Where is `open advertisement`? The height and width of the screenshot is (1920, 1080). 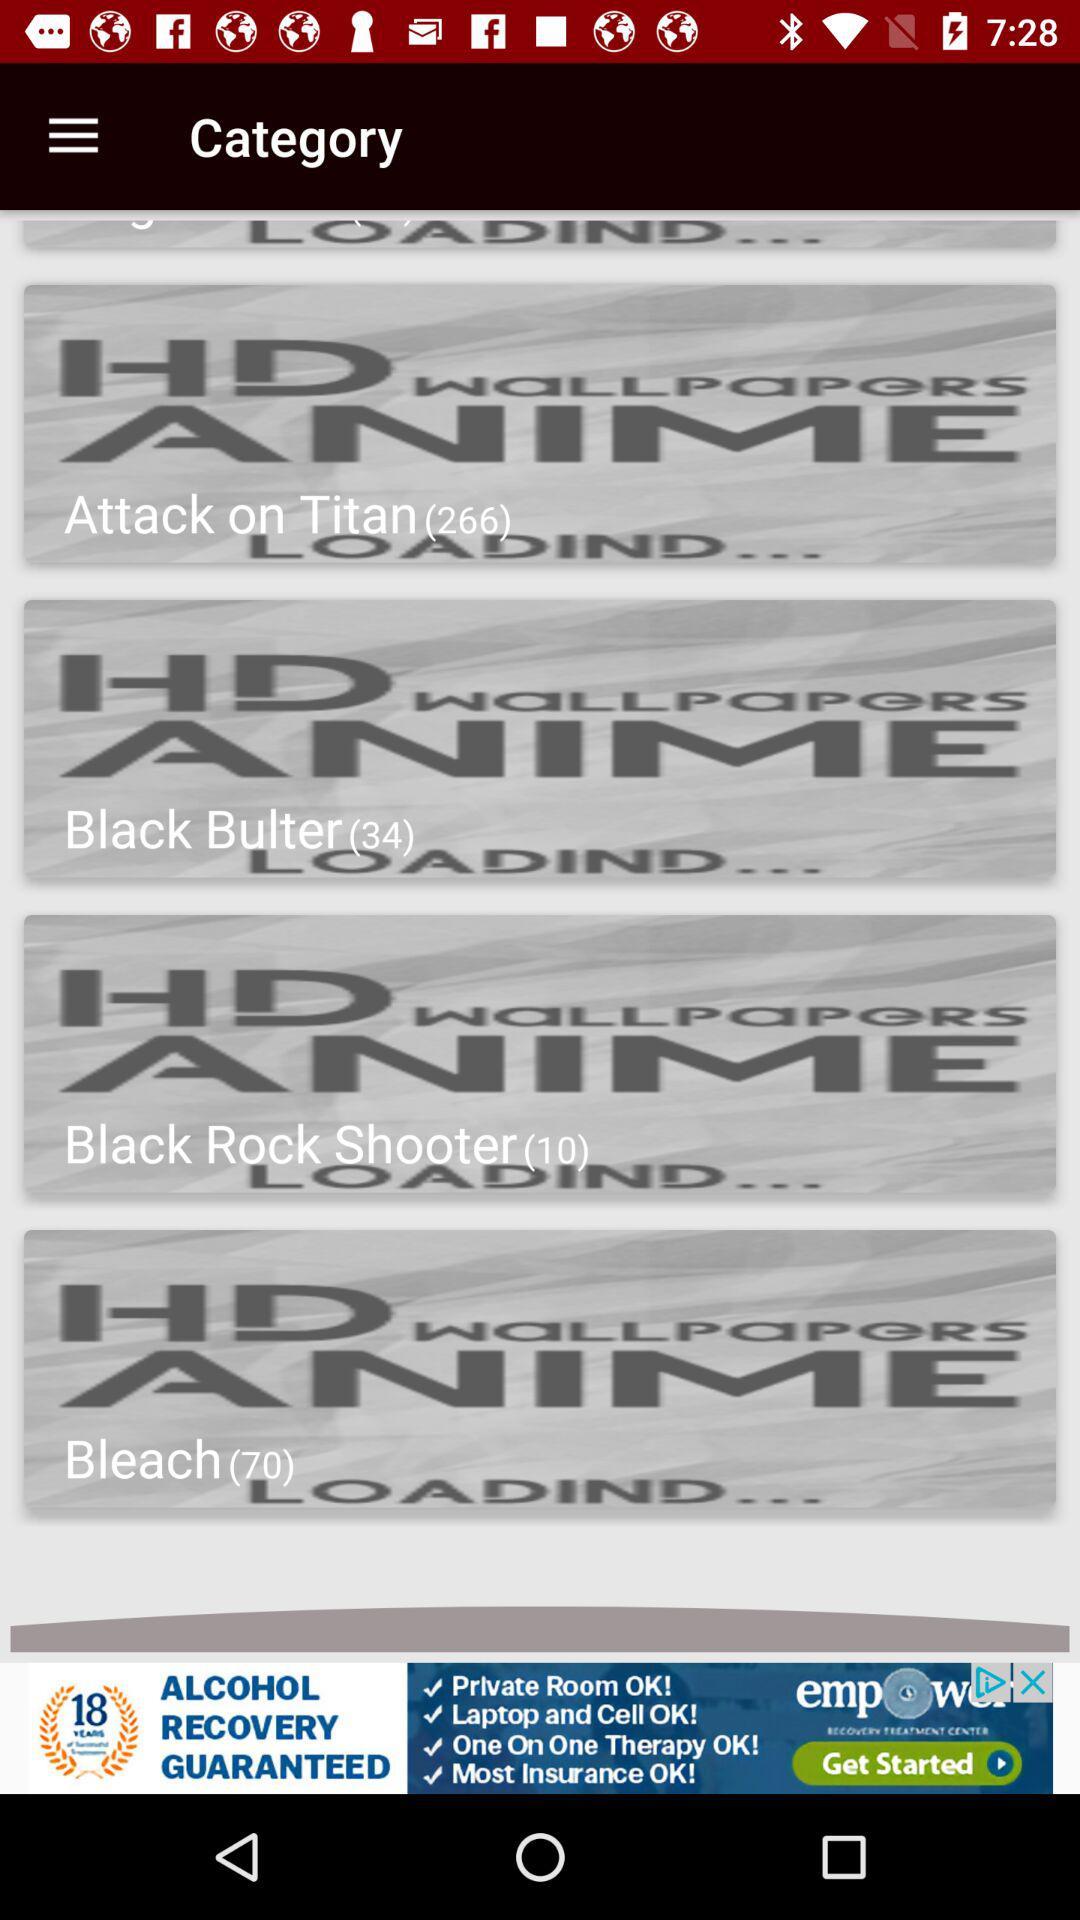 open advertisement is located at coordinates (540, 1727).